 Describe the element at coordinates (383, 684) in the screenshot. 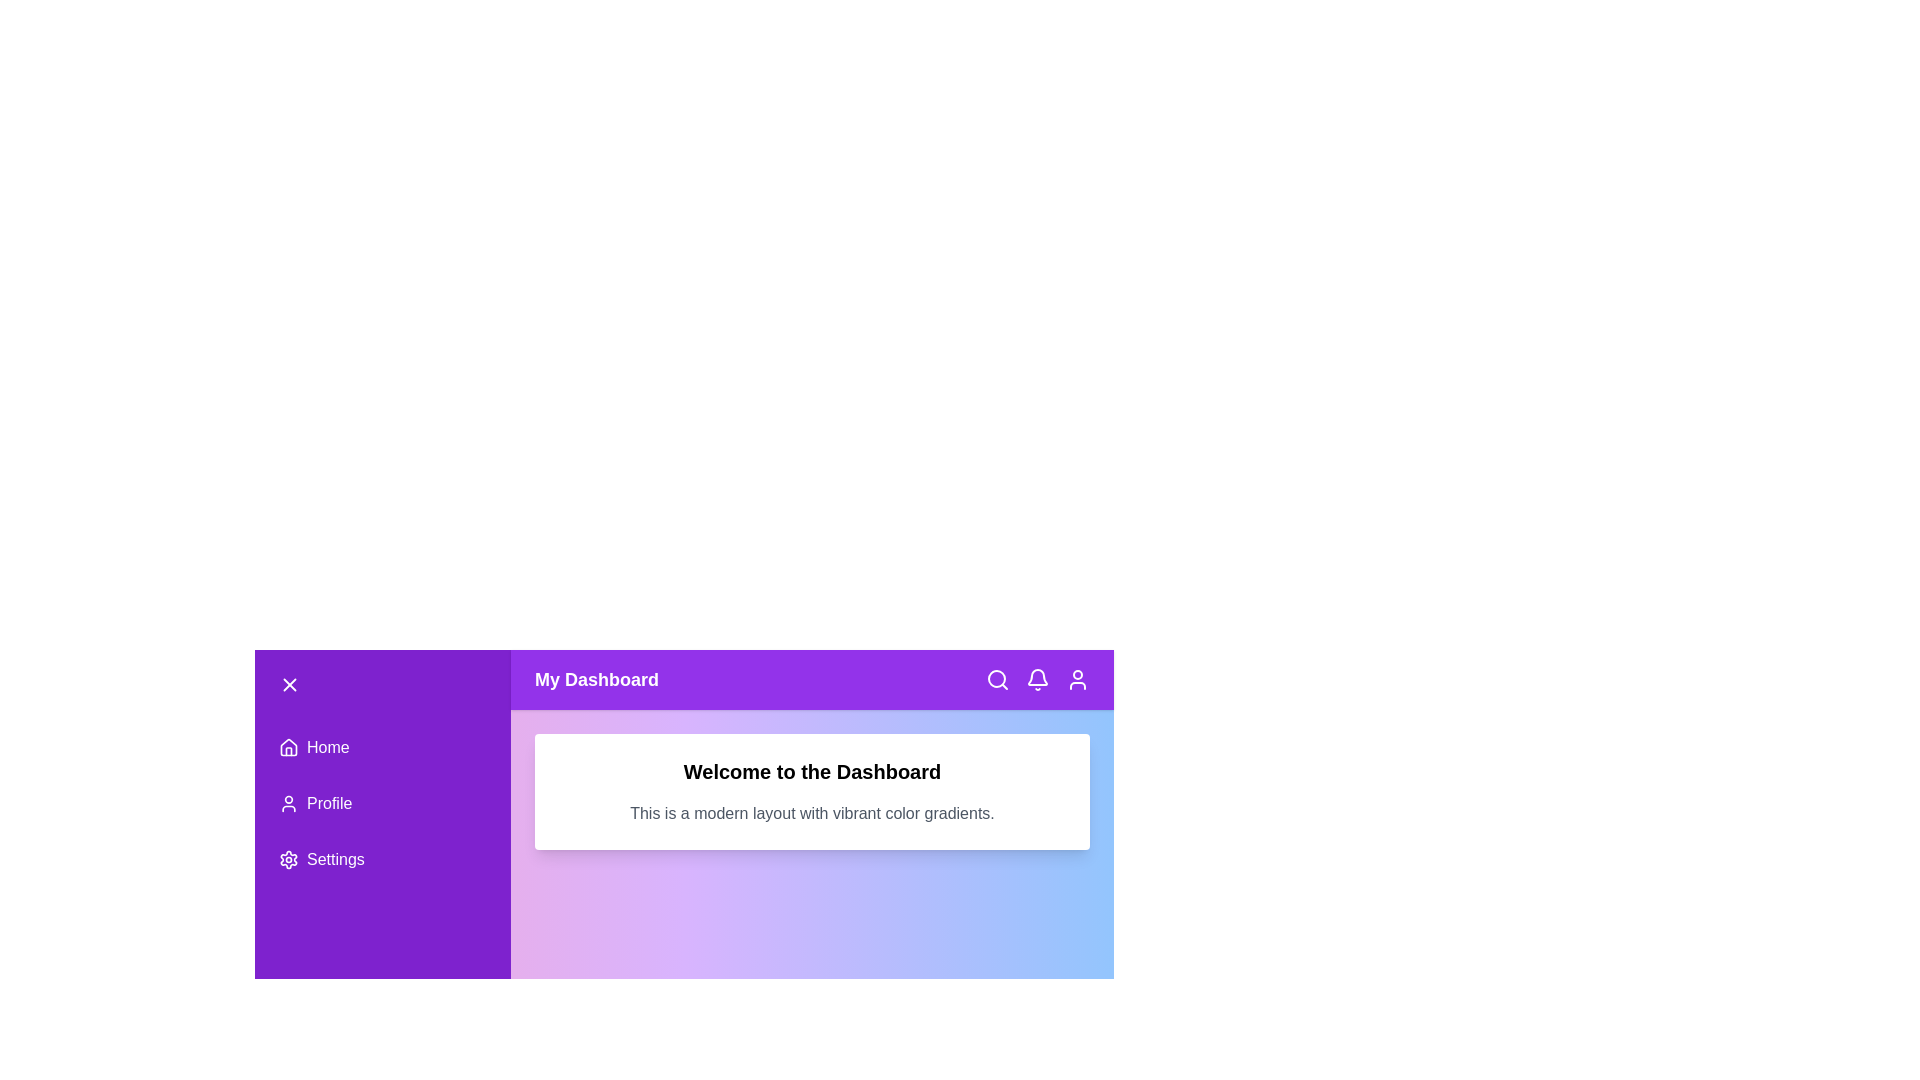

I see `the button to toggle the menu state` at that location.